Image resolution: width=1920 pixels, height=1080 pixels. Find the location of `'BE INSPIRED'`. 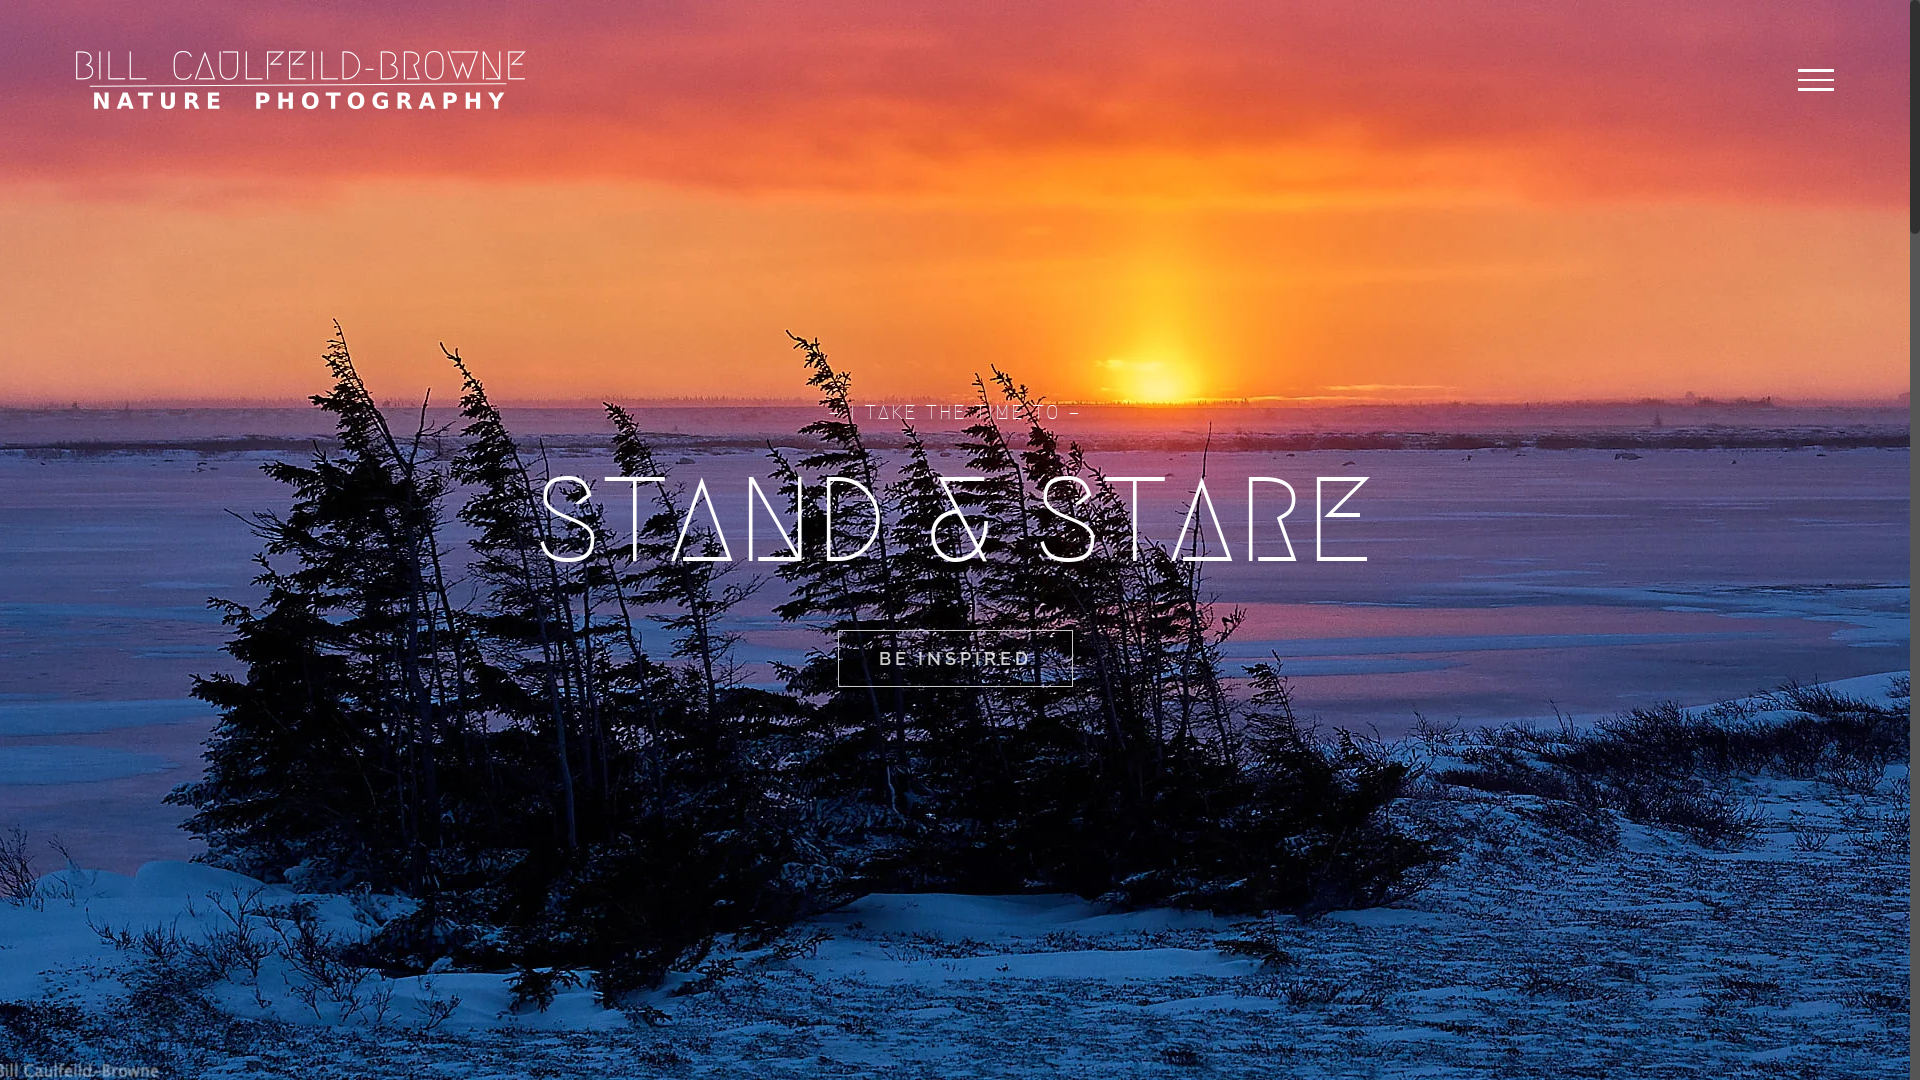

'BE INSPIRED' is located at coordinates (954, 658).